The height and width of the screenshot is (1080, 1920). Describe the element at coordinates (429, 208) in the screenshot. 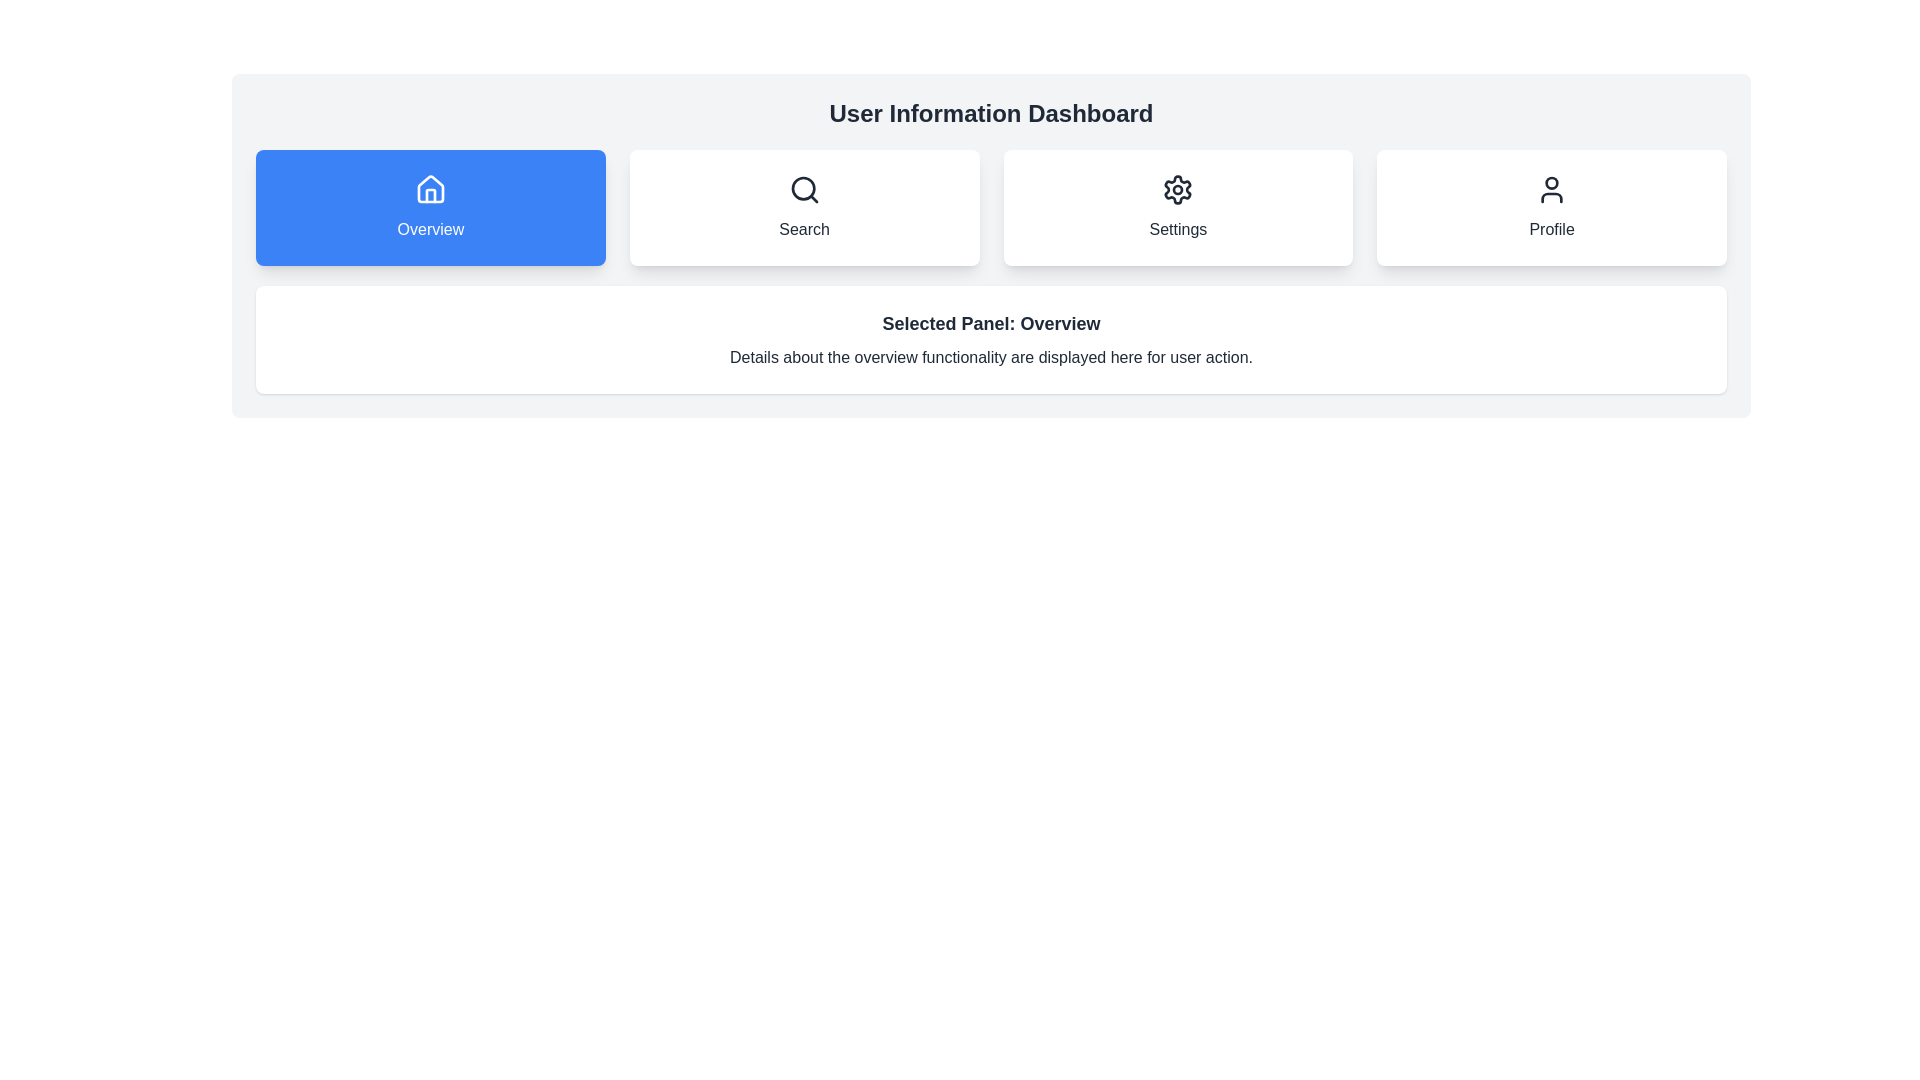

I see `the blue rounded button labeled 'Overview' located below the 'User Information Dashboard' title` at that location.